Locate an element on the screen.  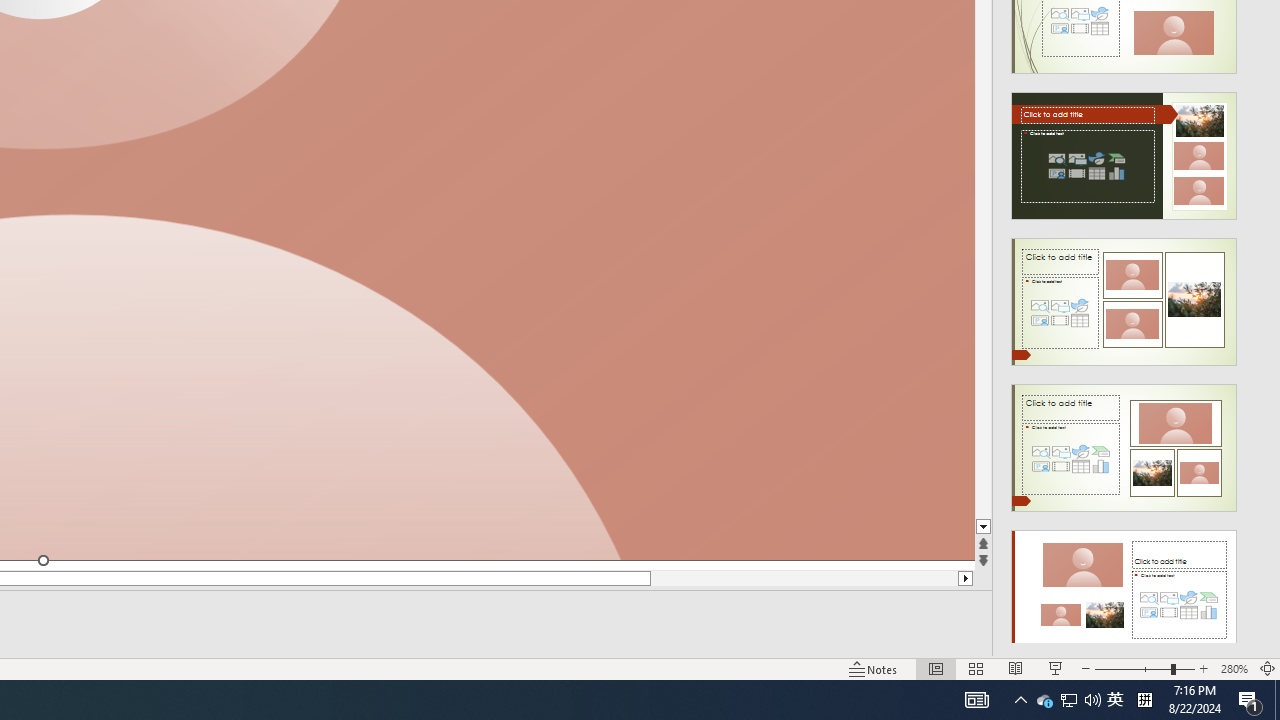
'Line down' is located at coordinates (983, 526).